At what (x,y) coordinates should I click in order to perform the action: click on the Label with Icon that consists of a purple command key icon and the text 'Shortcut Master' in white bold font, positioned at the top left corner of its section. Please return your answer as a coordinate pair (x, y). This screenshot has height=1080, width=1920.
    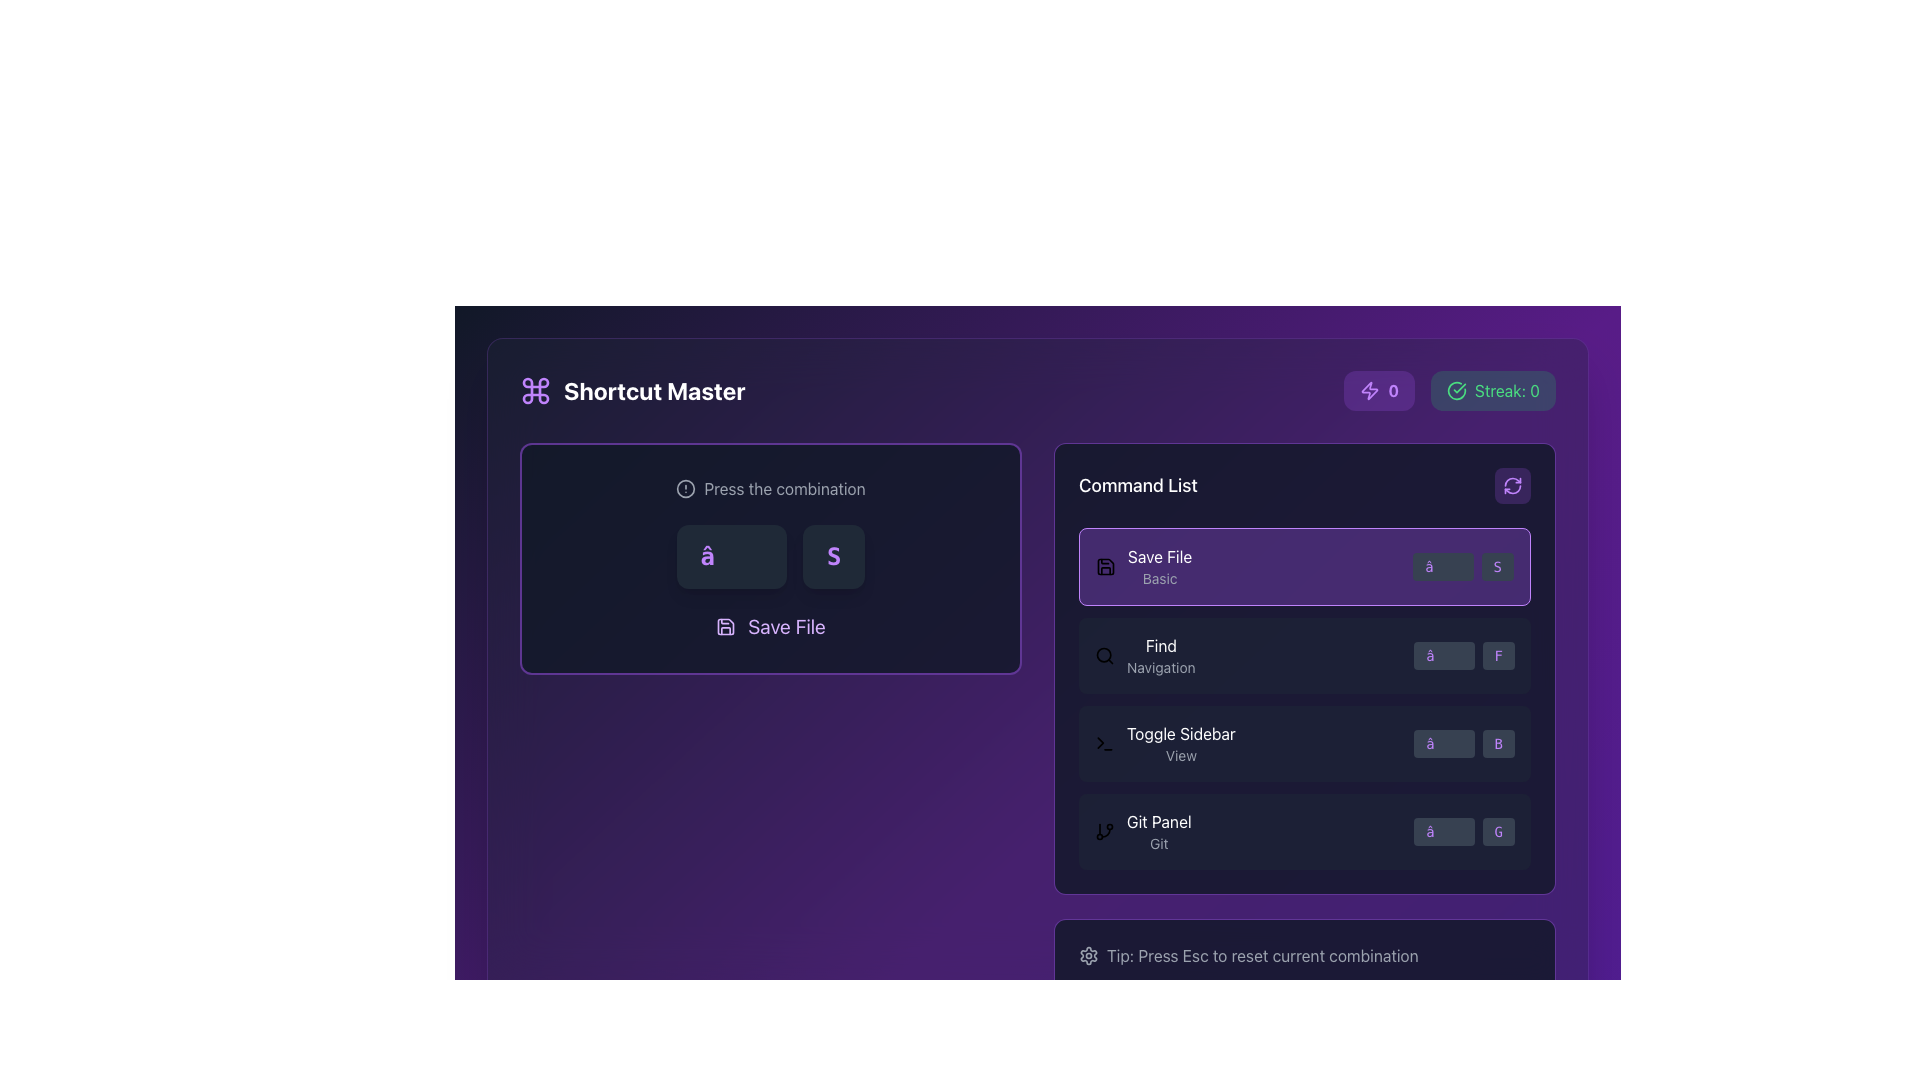
    Looking at the image, I should click on (631, 390).